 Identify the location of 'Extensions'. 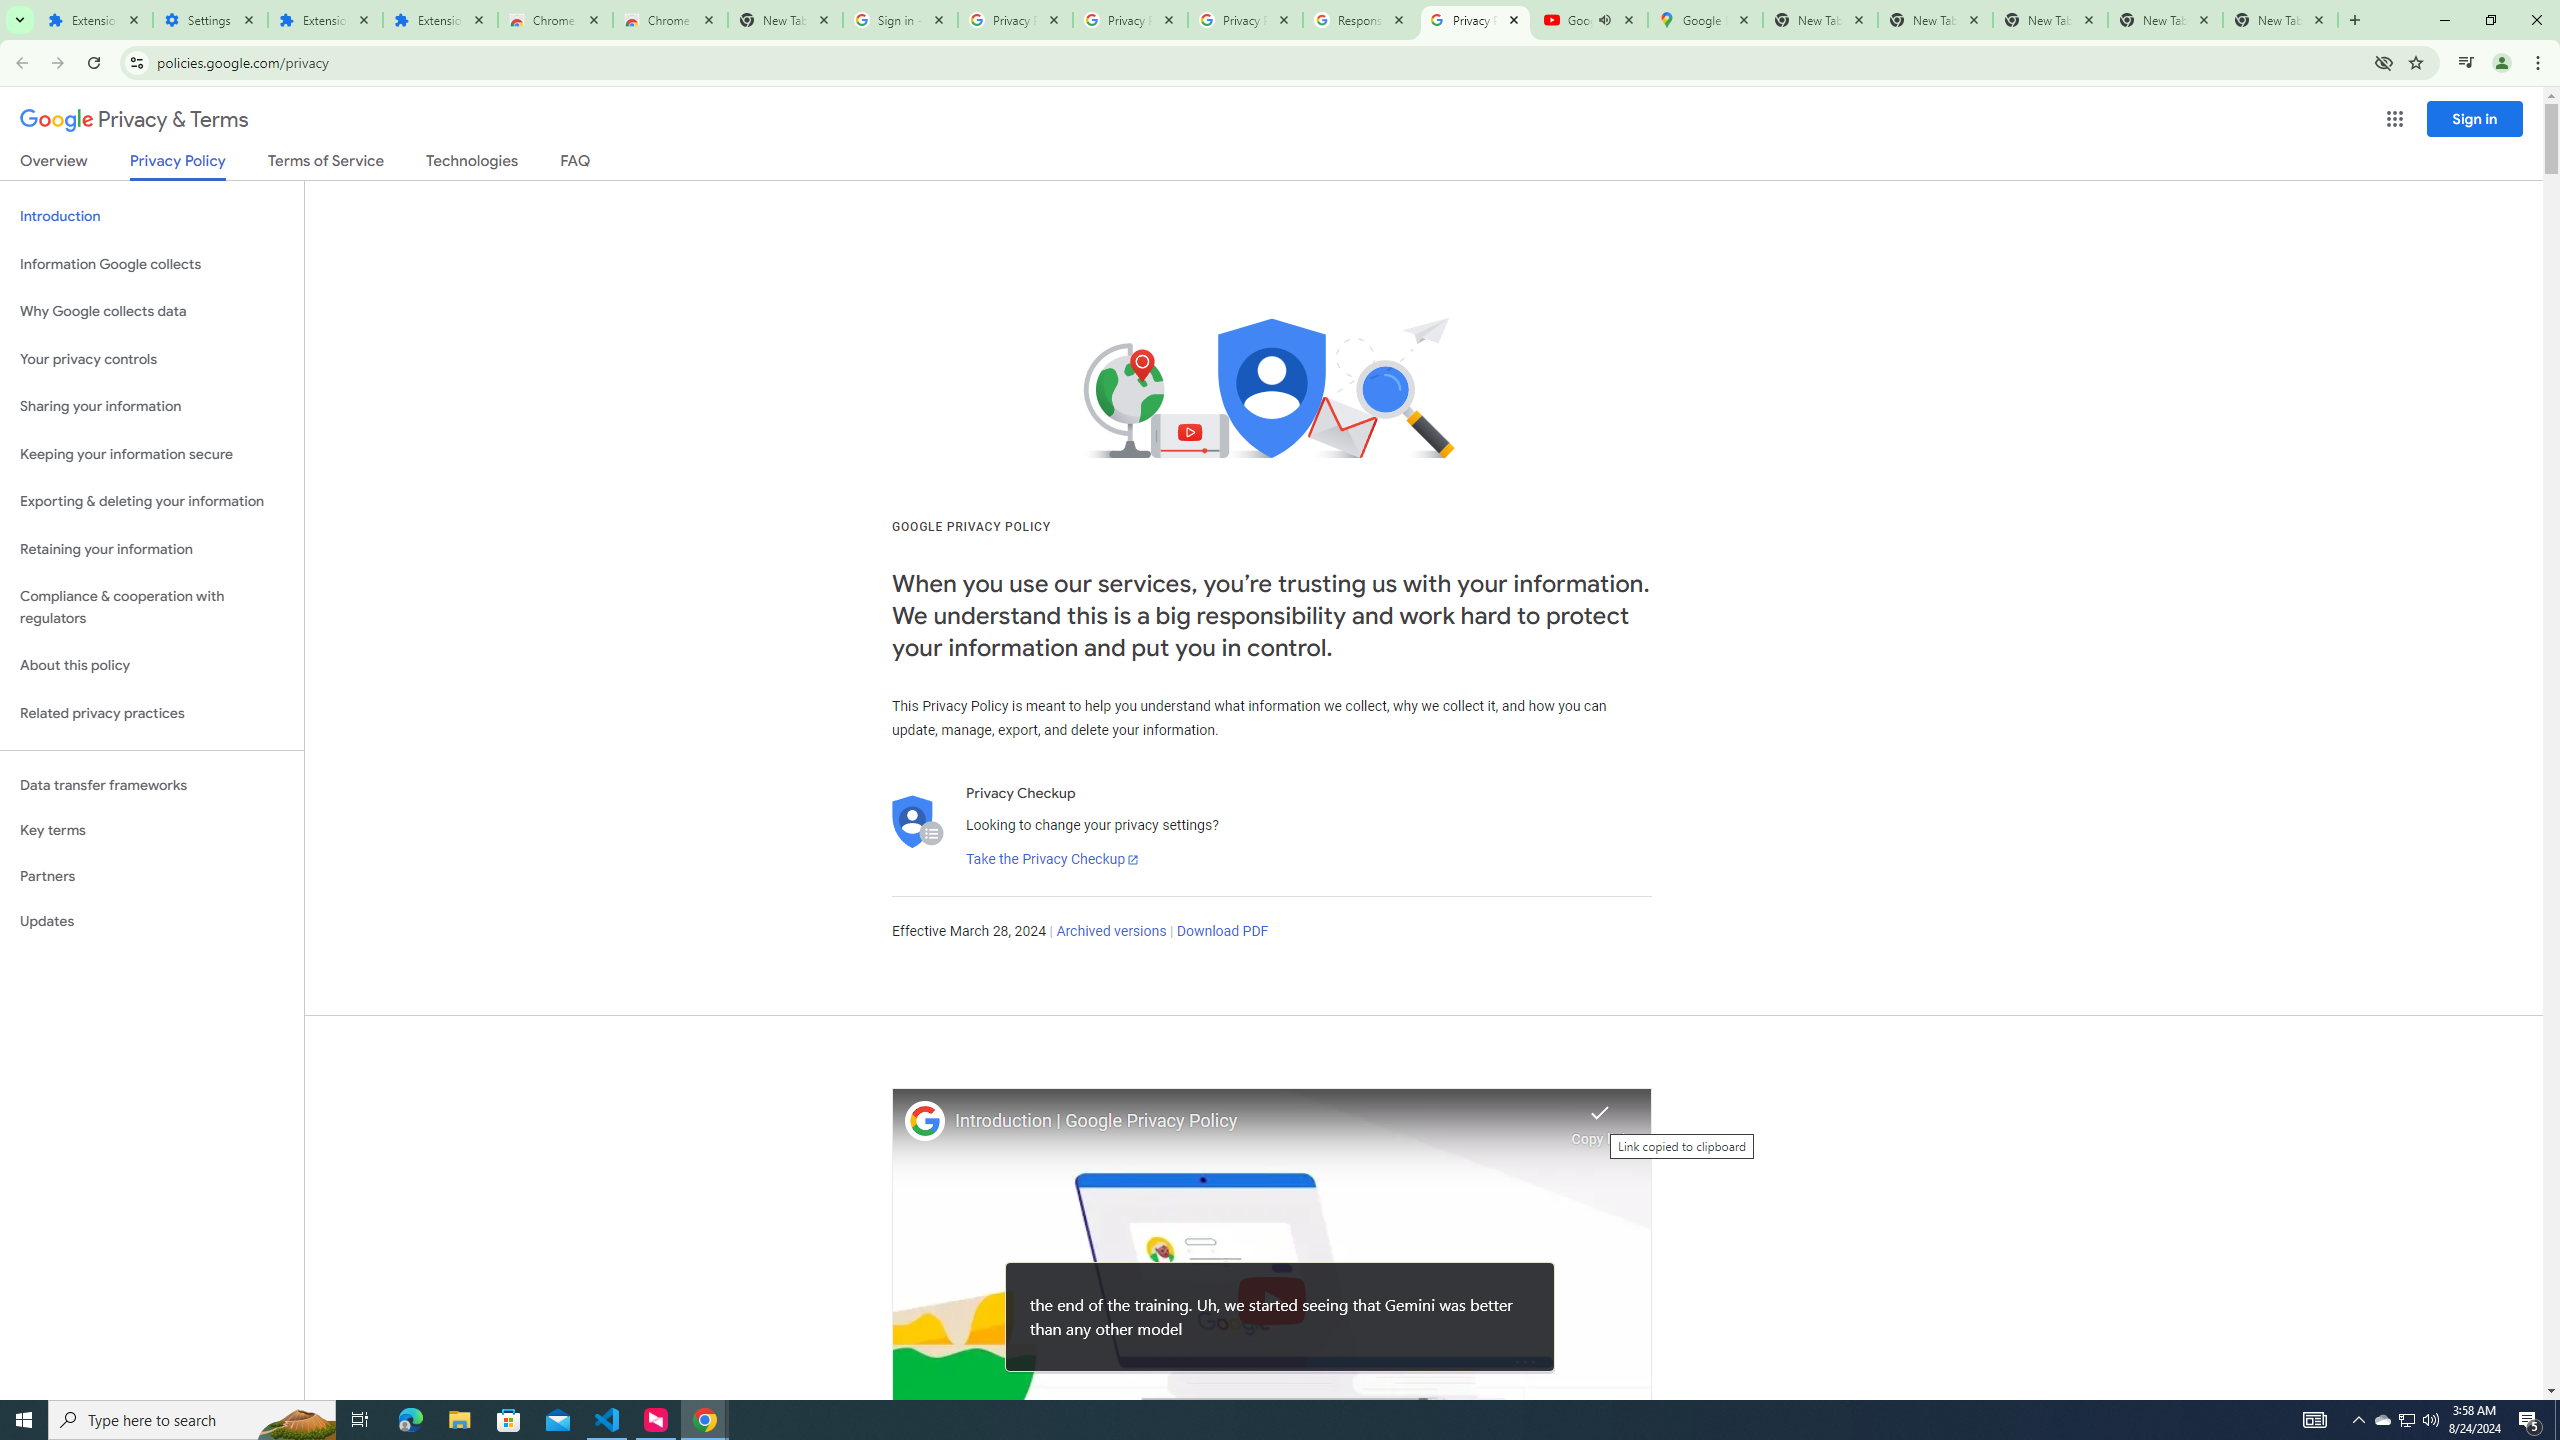
(93, 19).